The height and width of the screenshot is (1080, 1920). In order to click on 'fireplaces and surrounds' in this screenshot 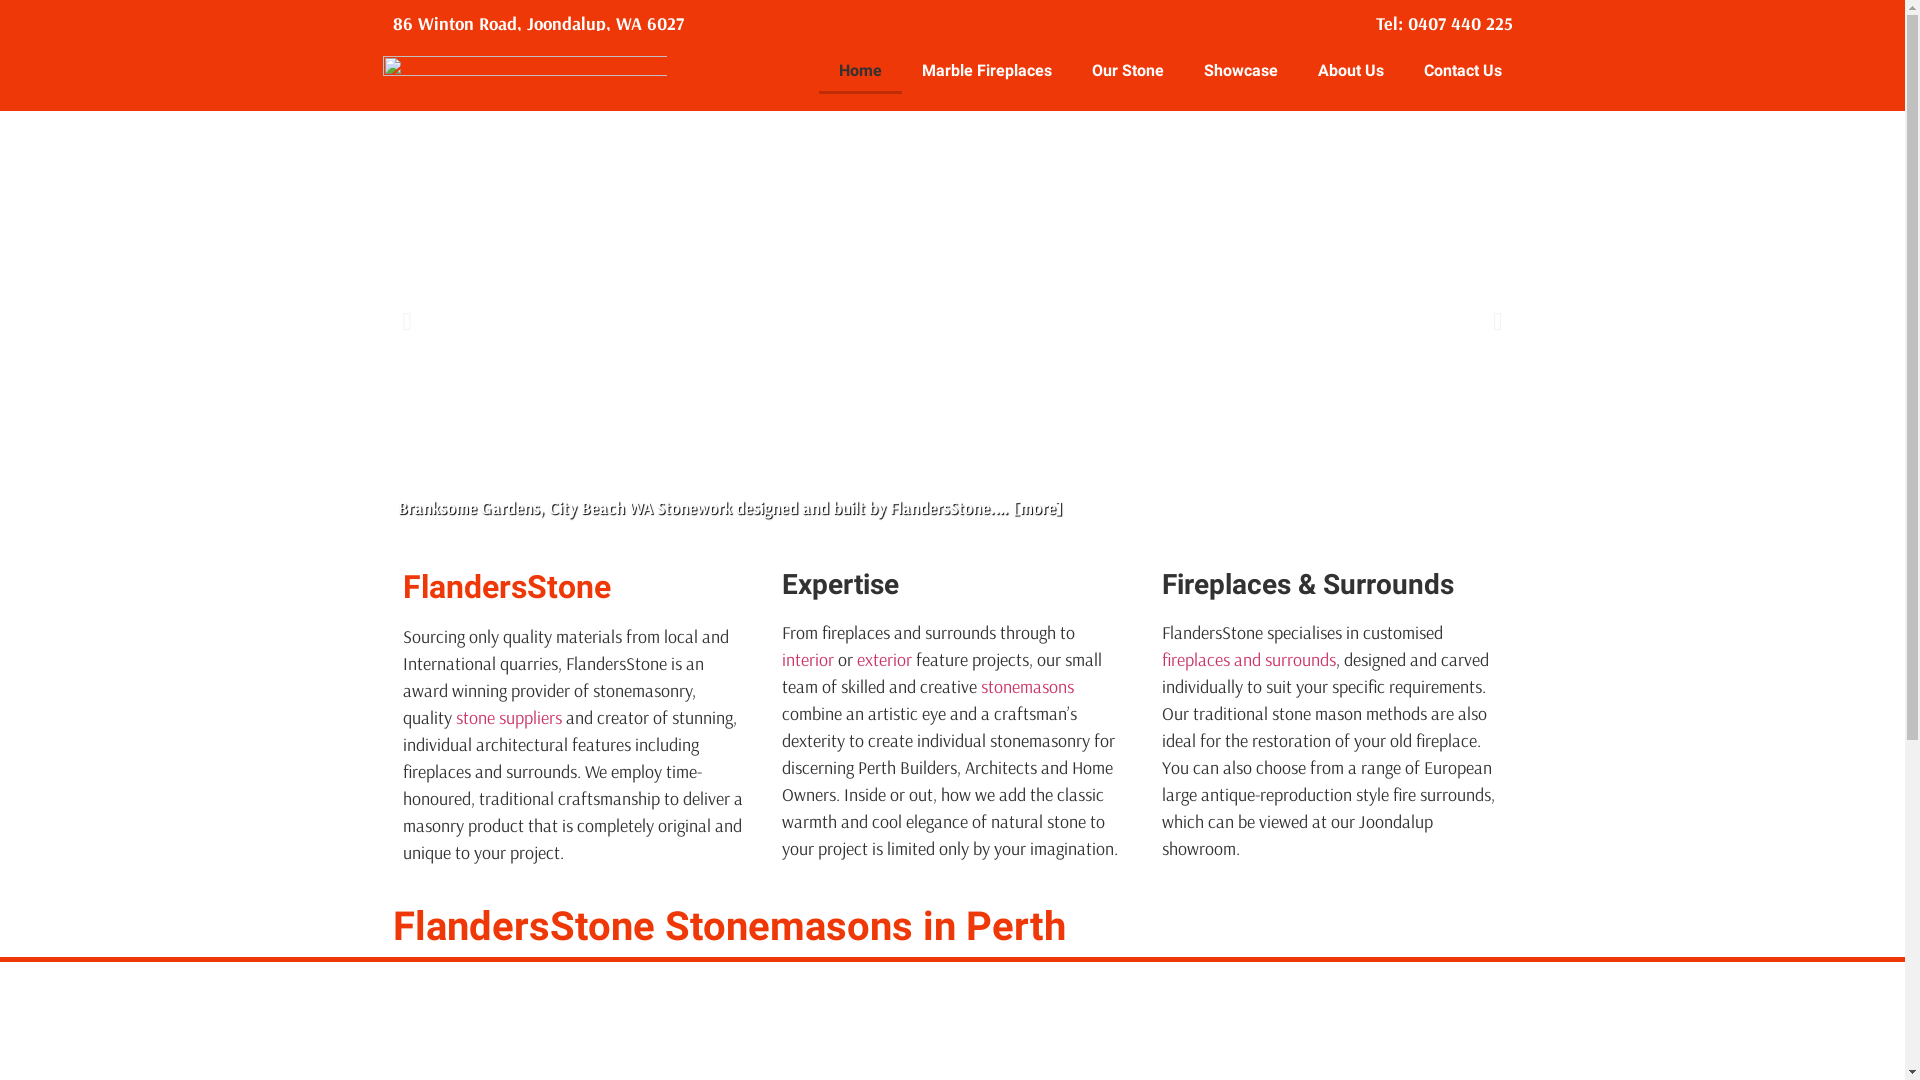, I will do `click(1247, 659)`.